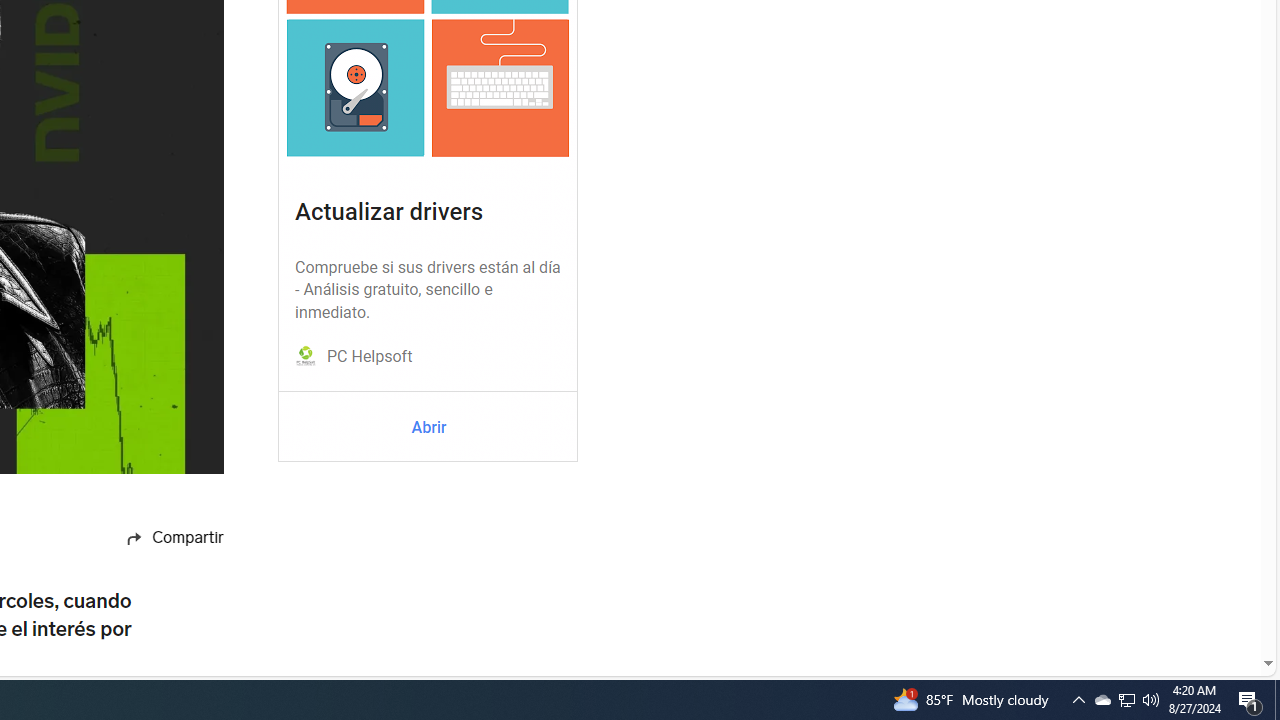  Describe the element at coordinates (388, 212) in the screenshot. I see `'Actualizar drivers'` at that location.